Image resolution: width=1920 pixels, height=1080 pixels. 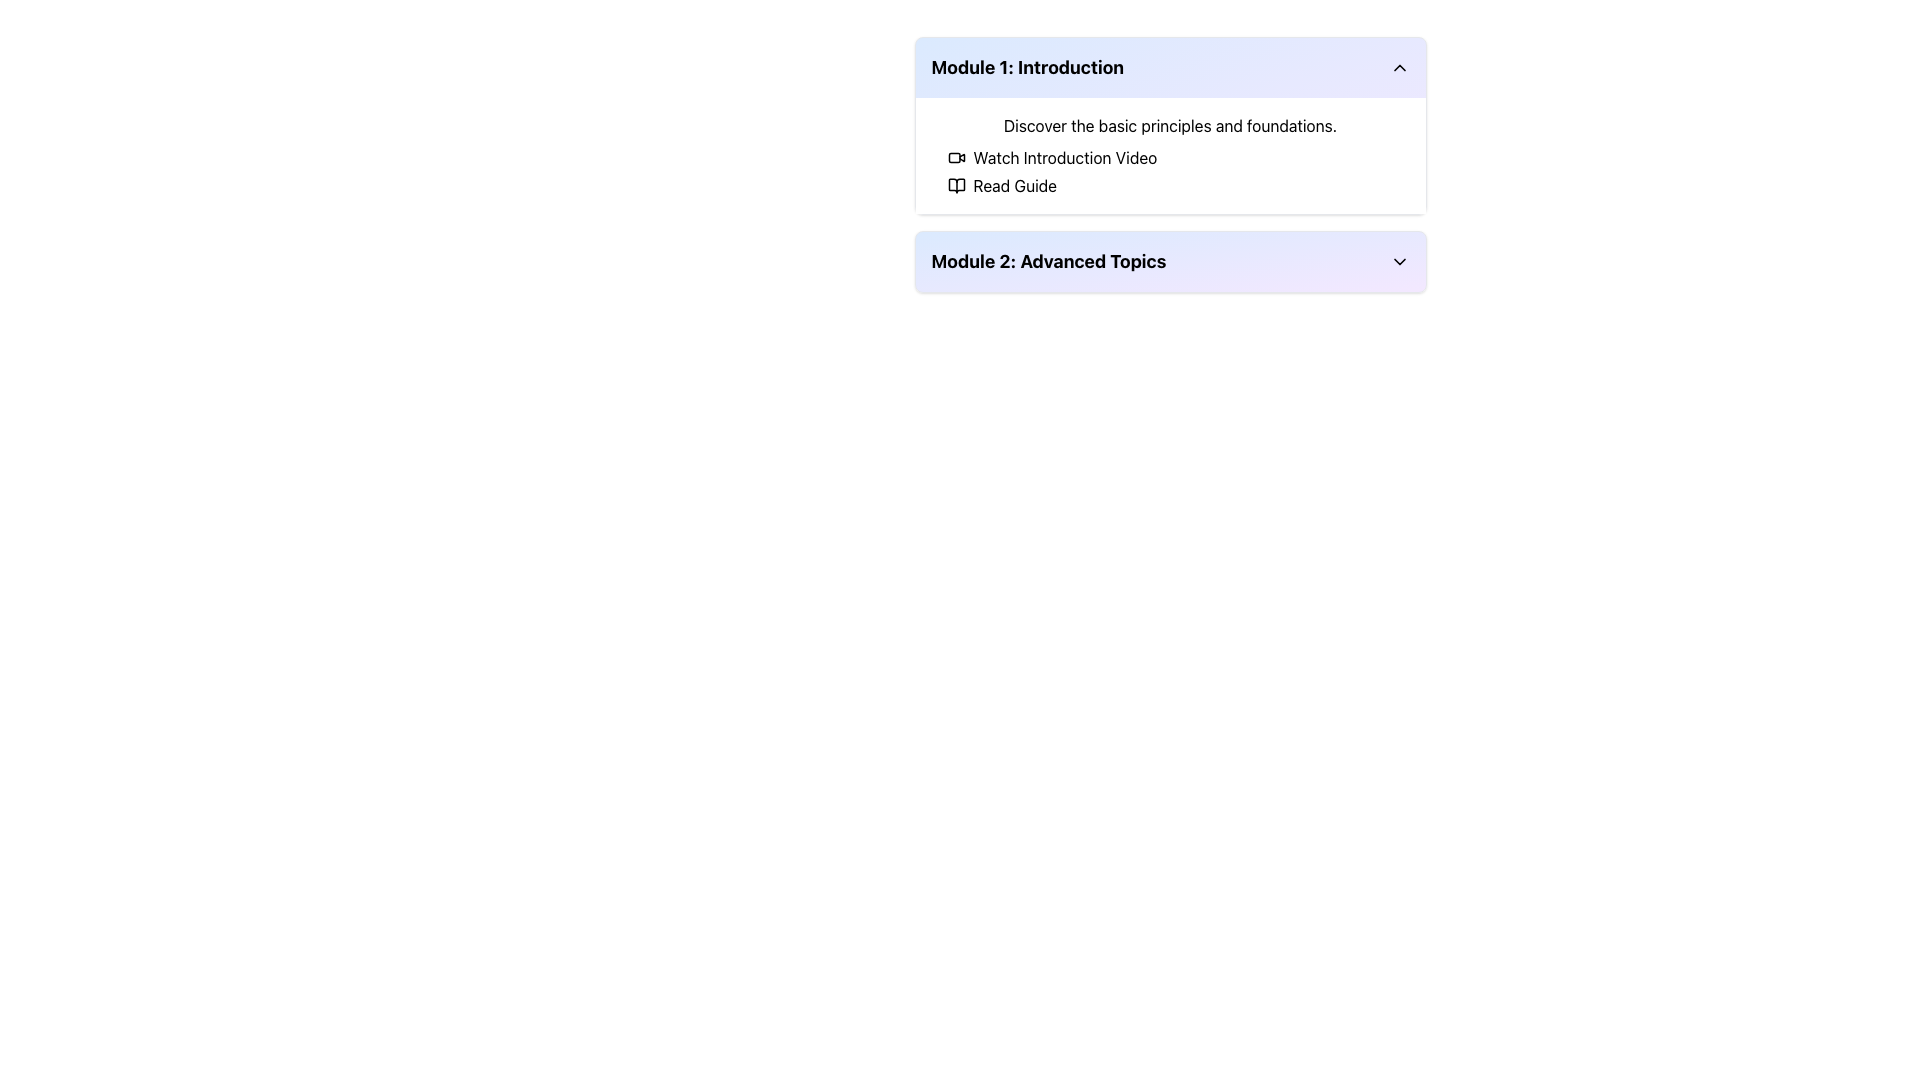 I want to click on the Text label associated with the resource in 'Module 1: Introduction', so click(x=1015, y=185).